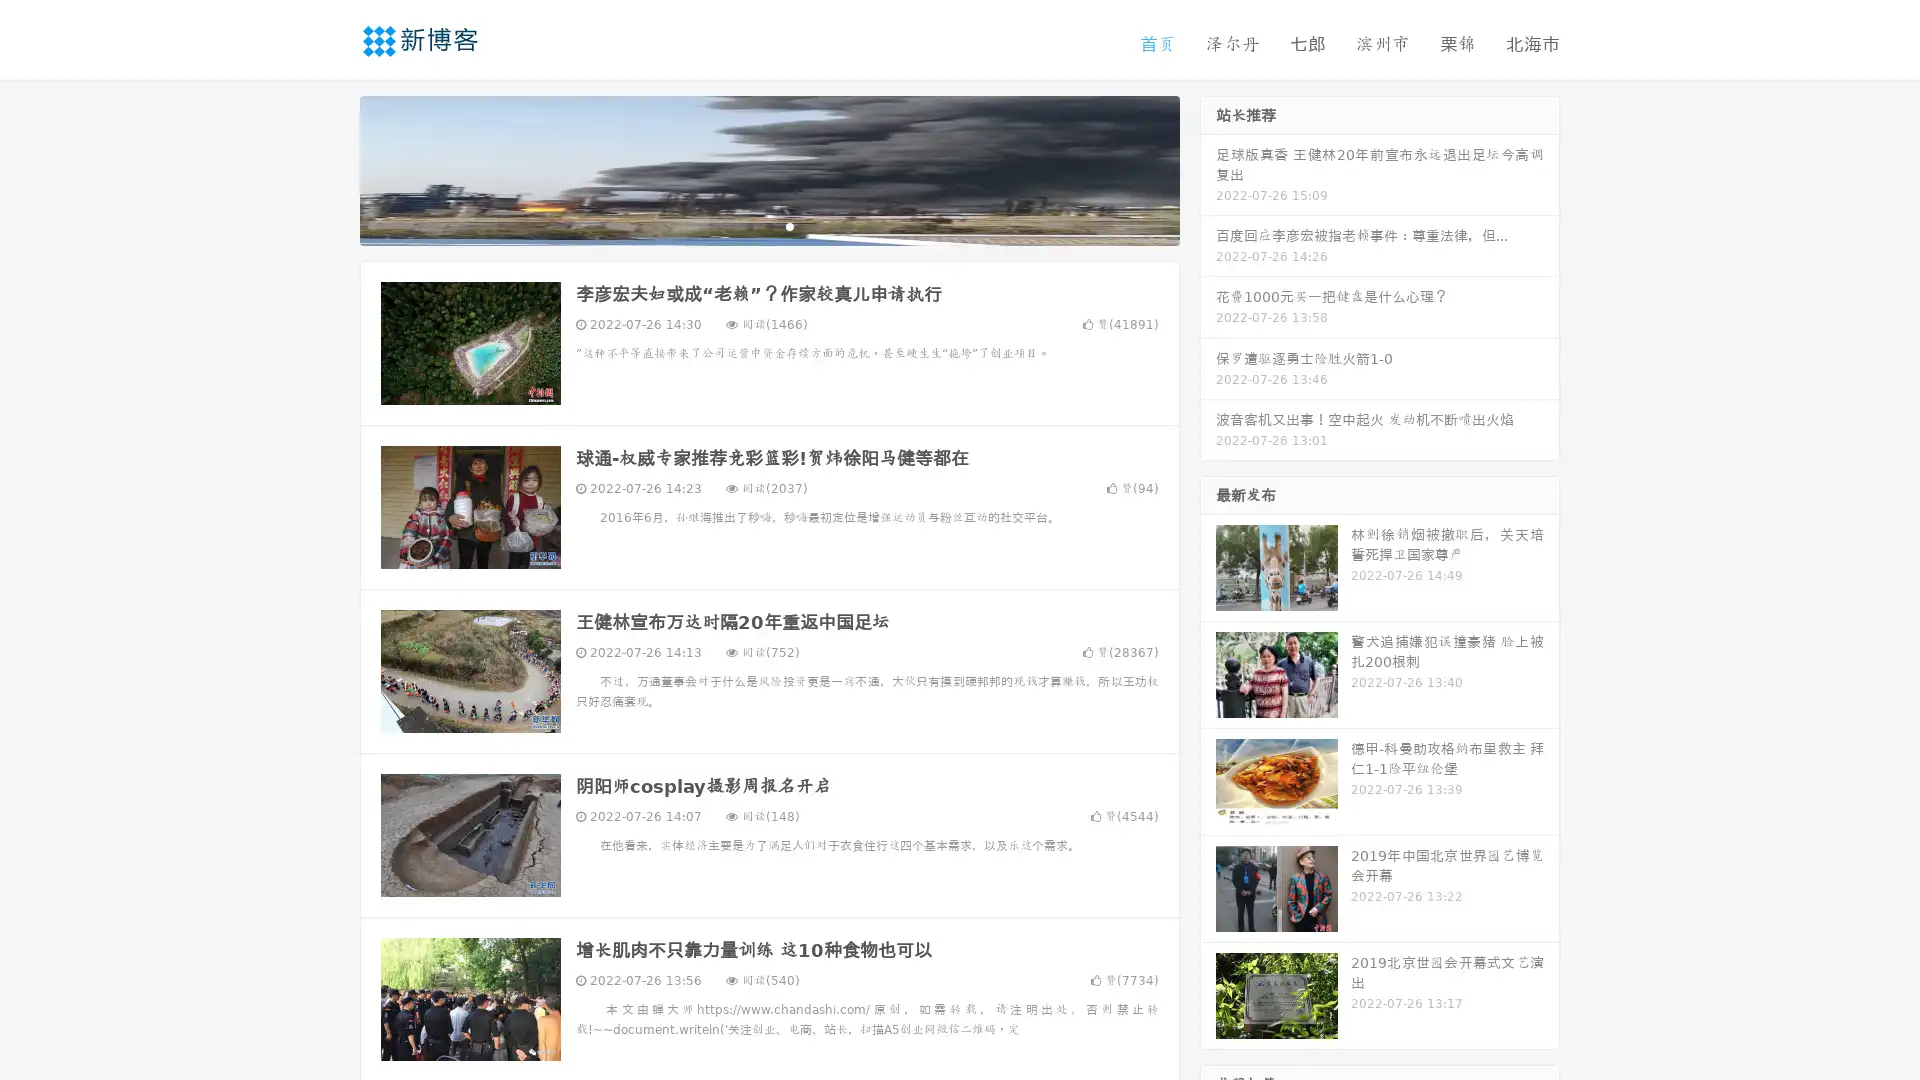 The width and height of the screenshot is (1920, 1080). Describe the element at coordinates (768, 225) in the screenshot. I see `Go to slide 2` at that location.